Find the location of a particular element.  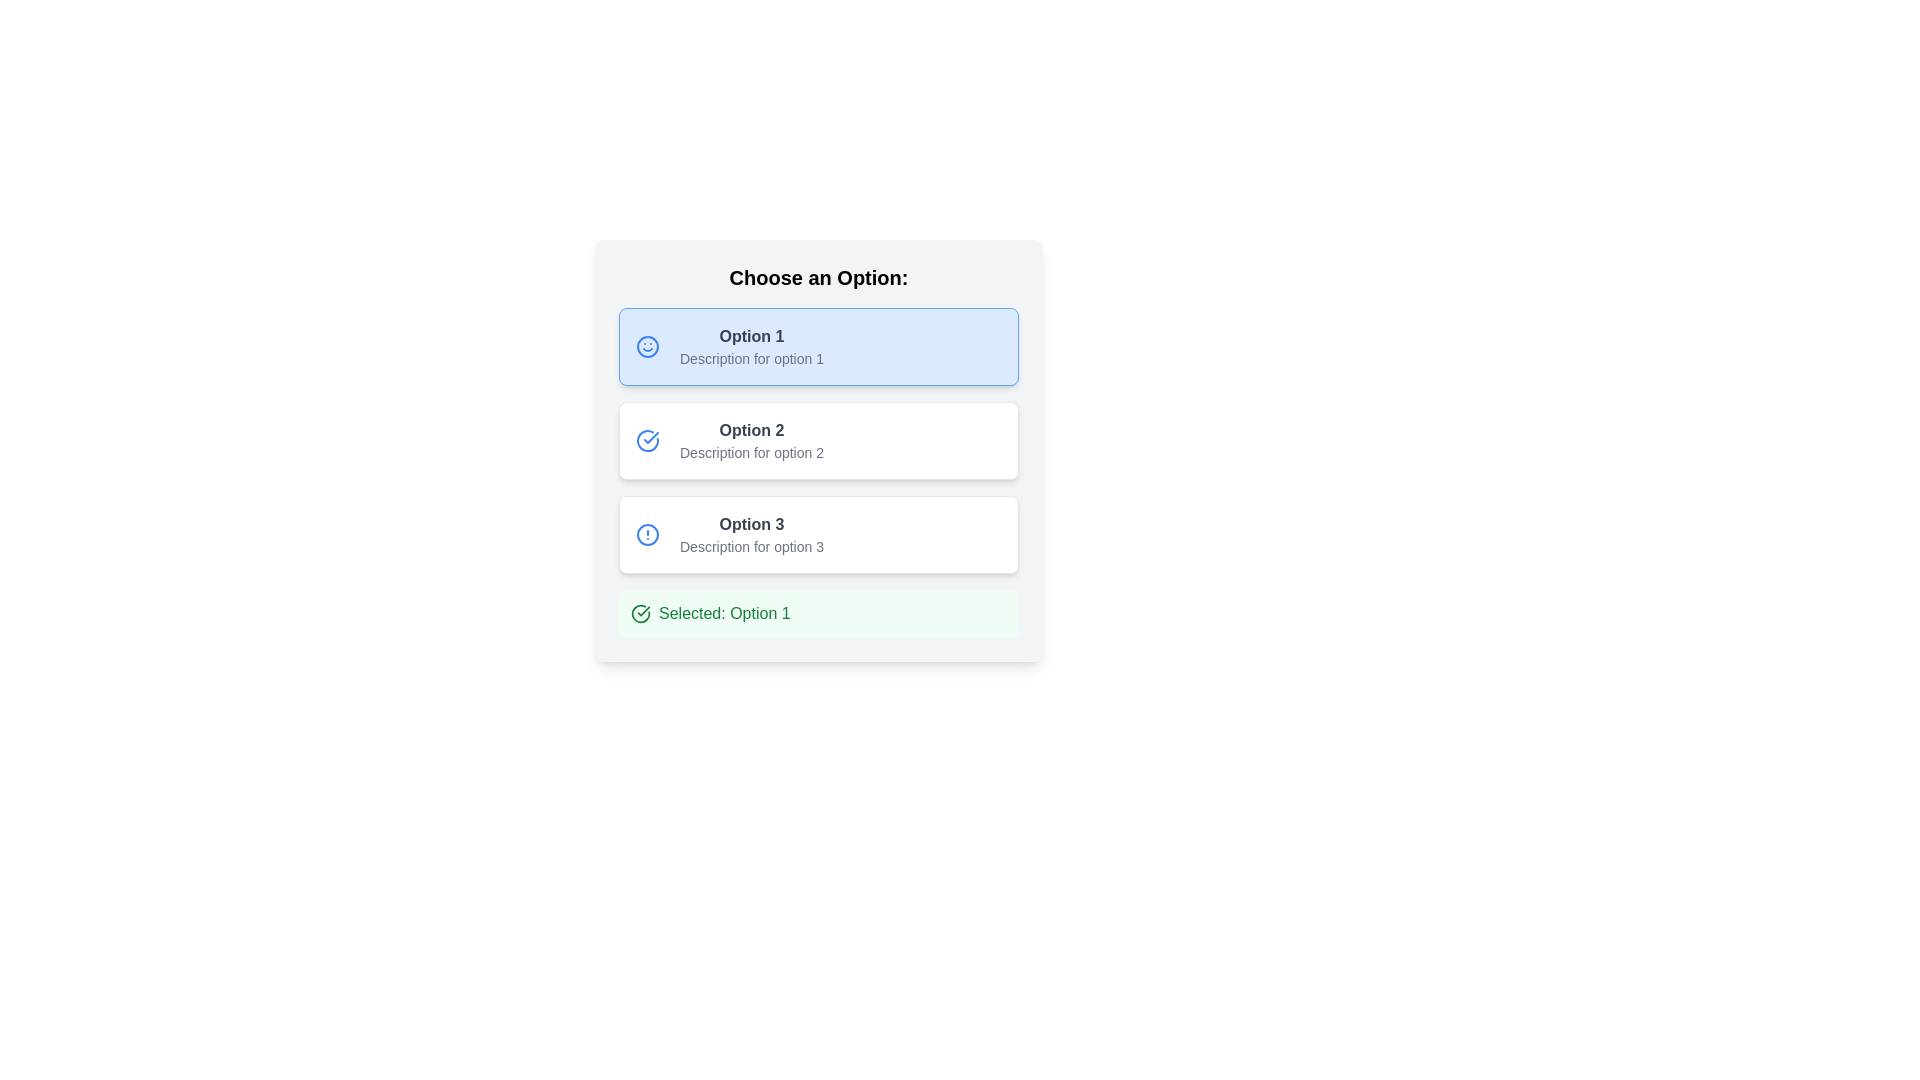

the text label that serves as the title for the second selectable option in the list of choices is located at coordinates (751, 430).